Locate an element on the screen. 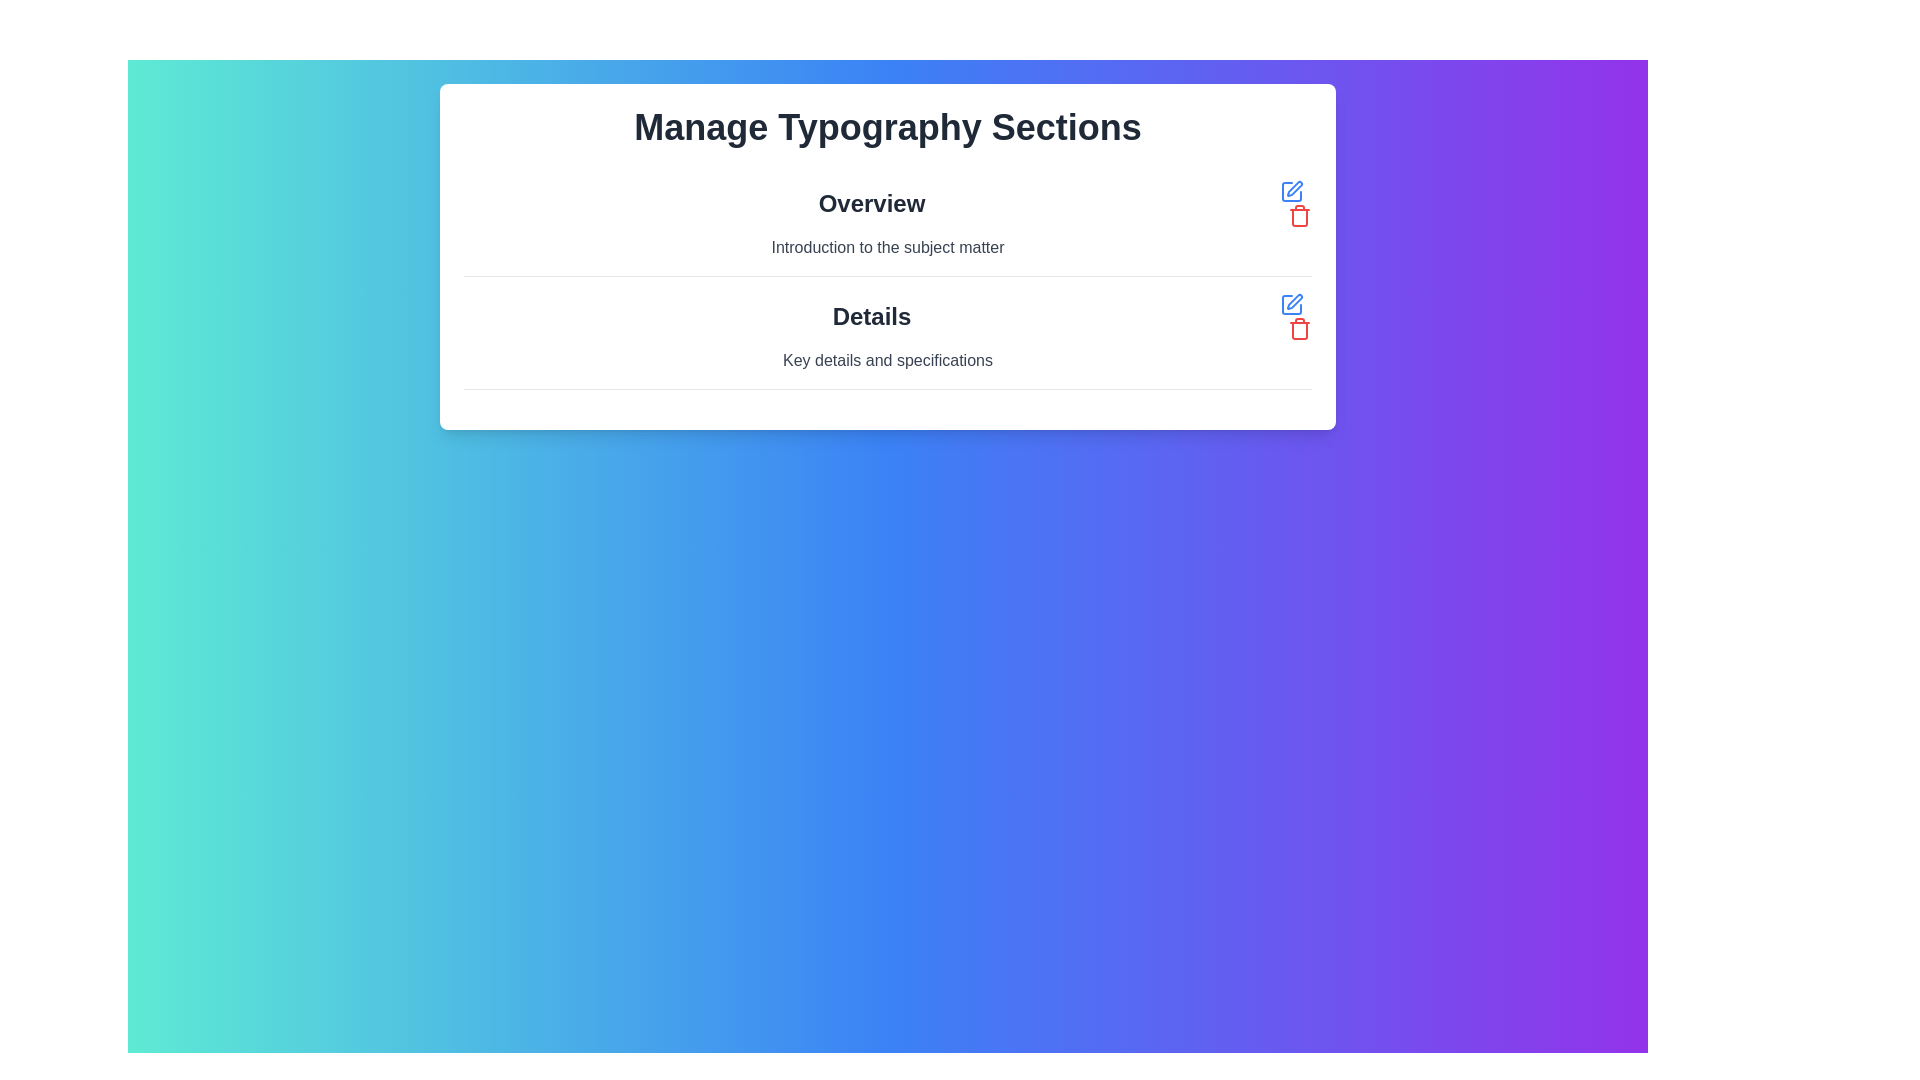 This screenshot has width=1920, height=1080. the text label displaying 'Key details and specifications', which is styled with a muted gray color and located under the bold 'Details' section is located at coordinates (887, 361).